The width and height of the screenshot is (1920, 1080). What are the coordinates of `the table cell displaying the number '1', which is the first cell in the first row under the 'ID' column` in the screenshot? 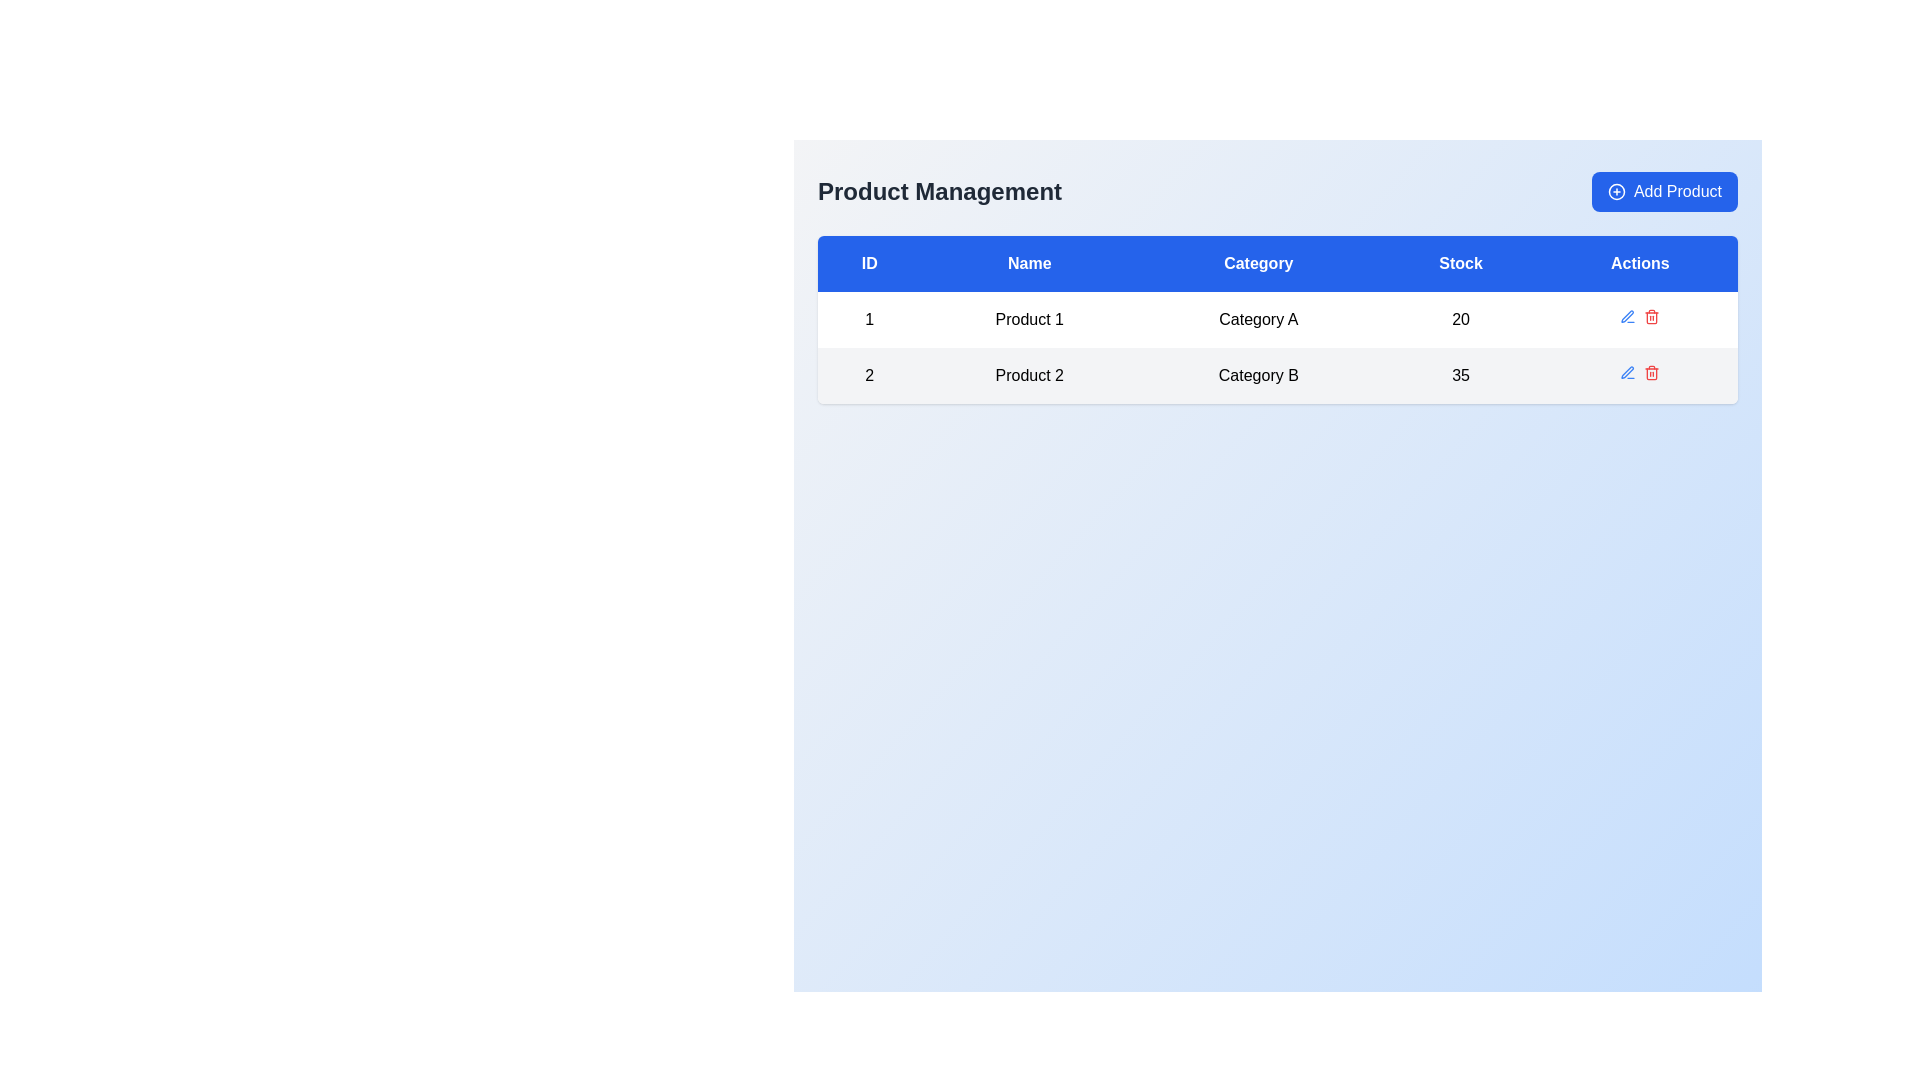 It's located at (869, 319).